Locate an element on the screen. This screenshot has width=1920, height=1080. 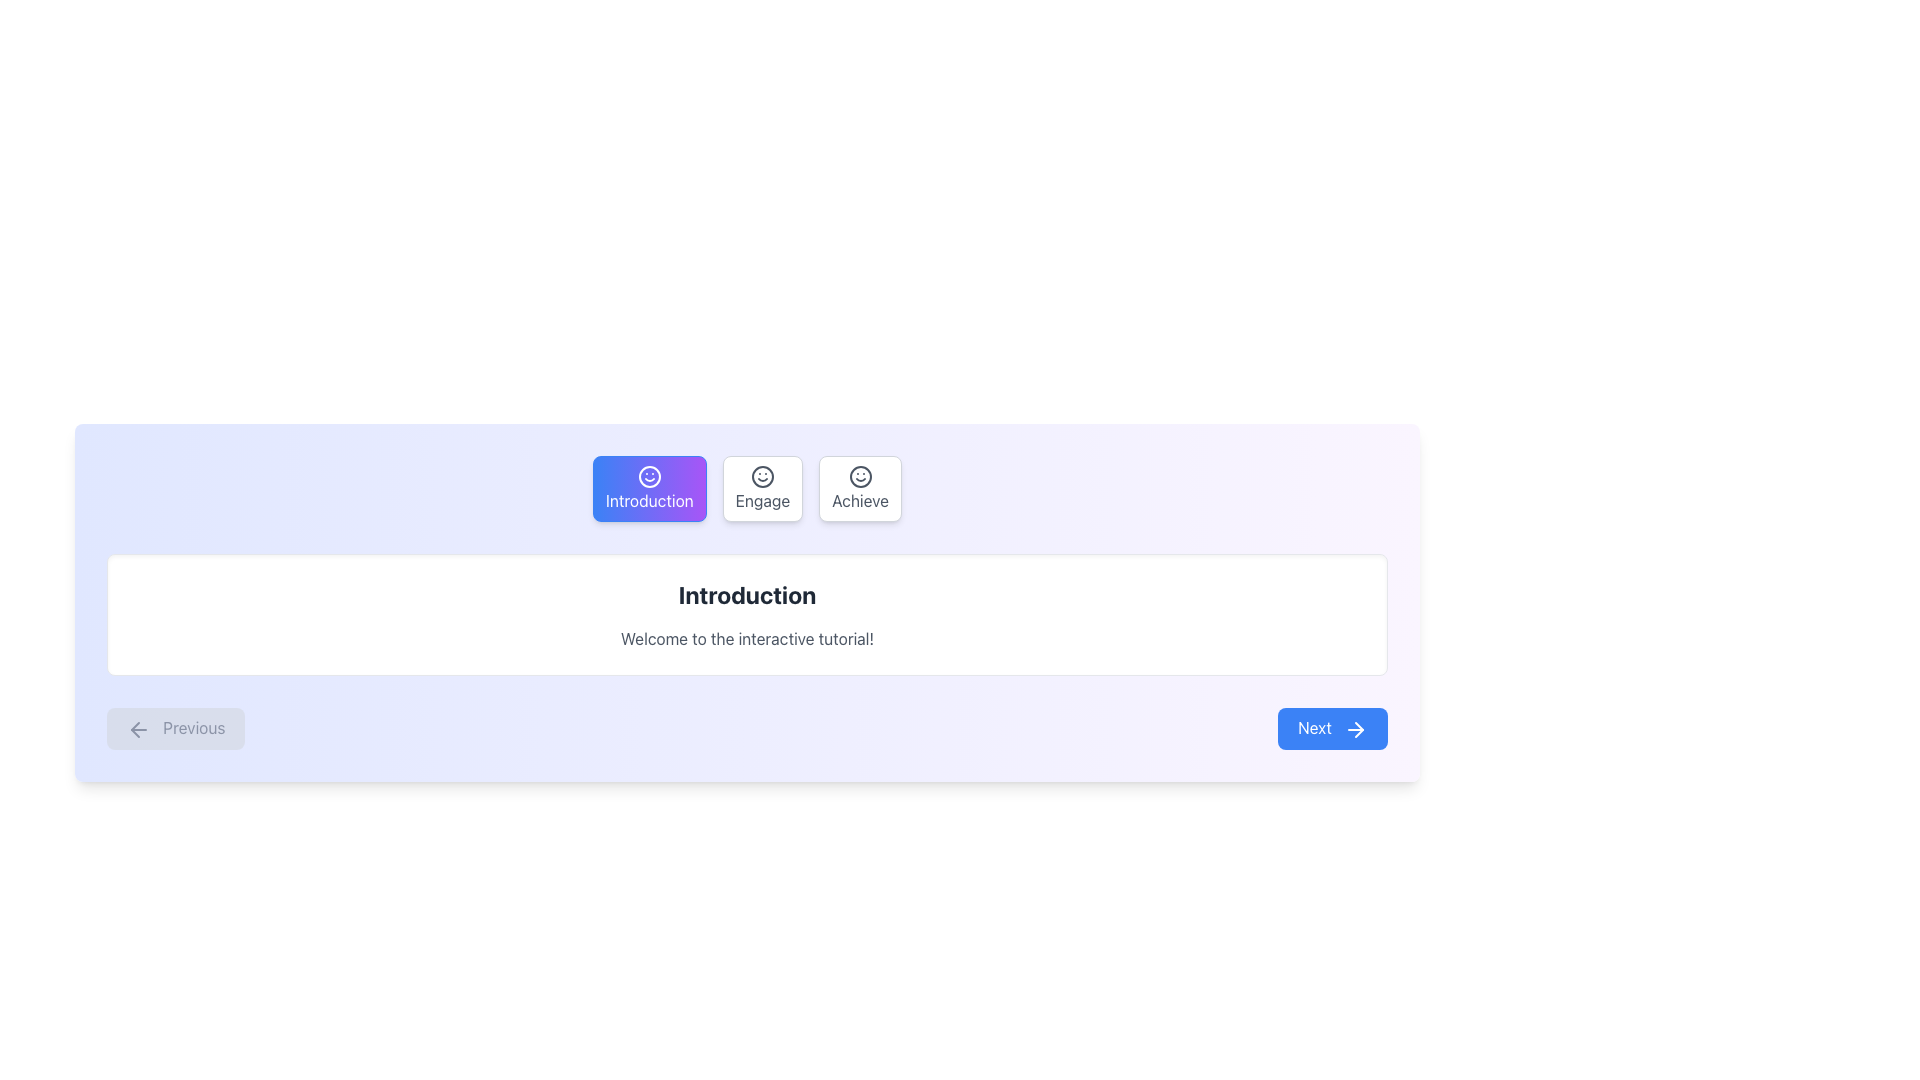
the circular outline of the smiling face icon located in the header section near the 'Introduction' label is located at coordinates (860, 477).